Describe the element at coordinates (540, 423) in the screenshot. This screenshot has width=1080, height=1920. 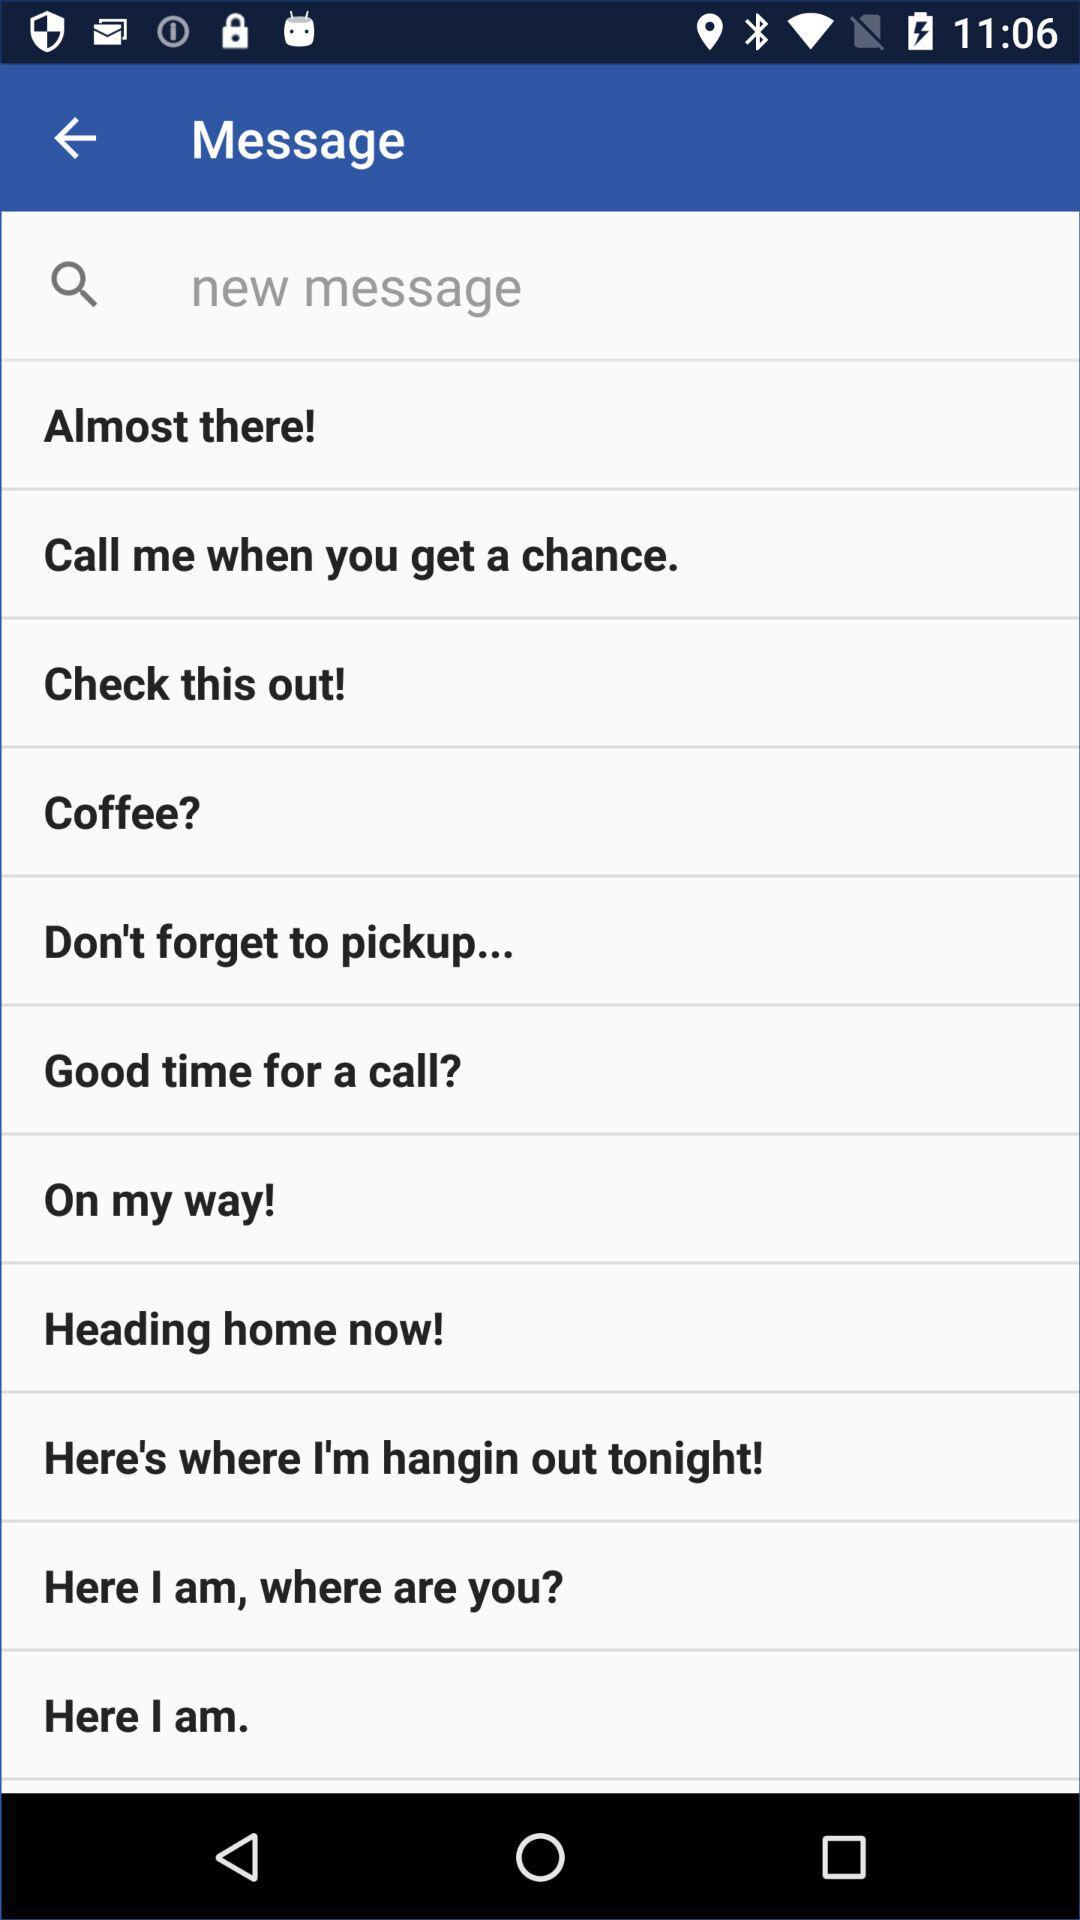
I see `icon above the call me when` at that location.